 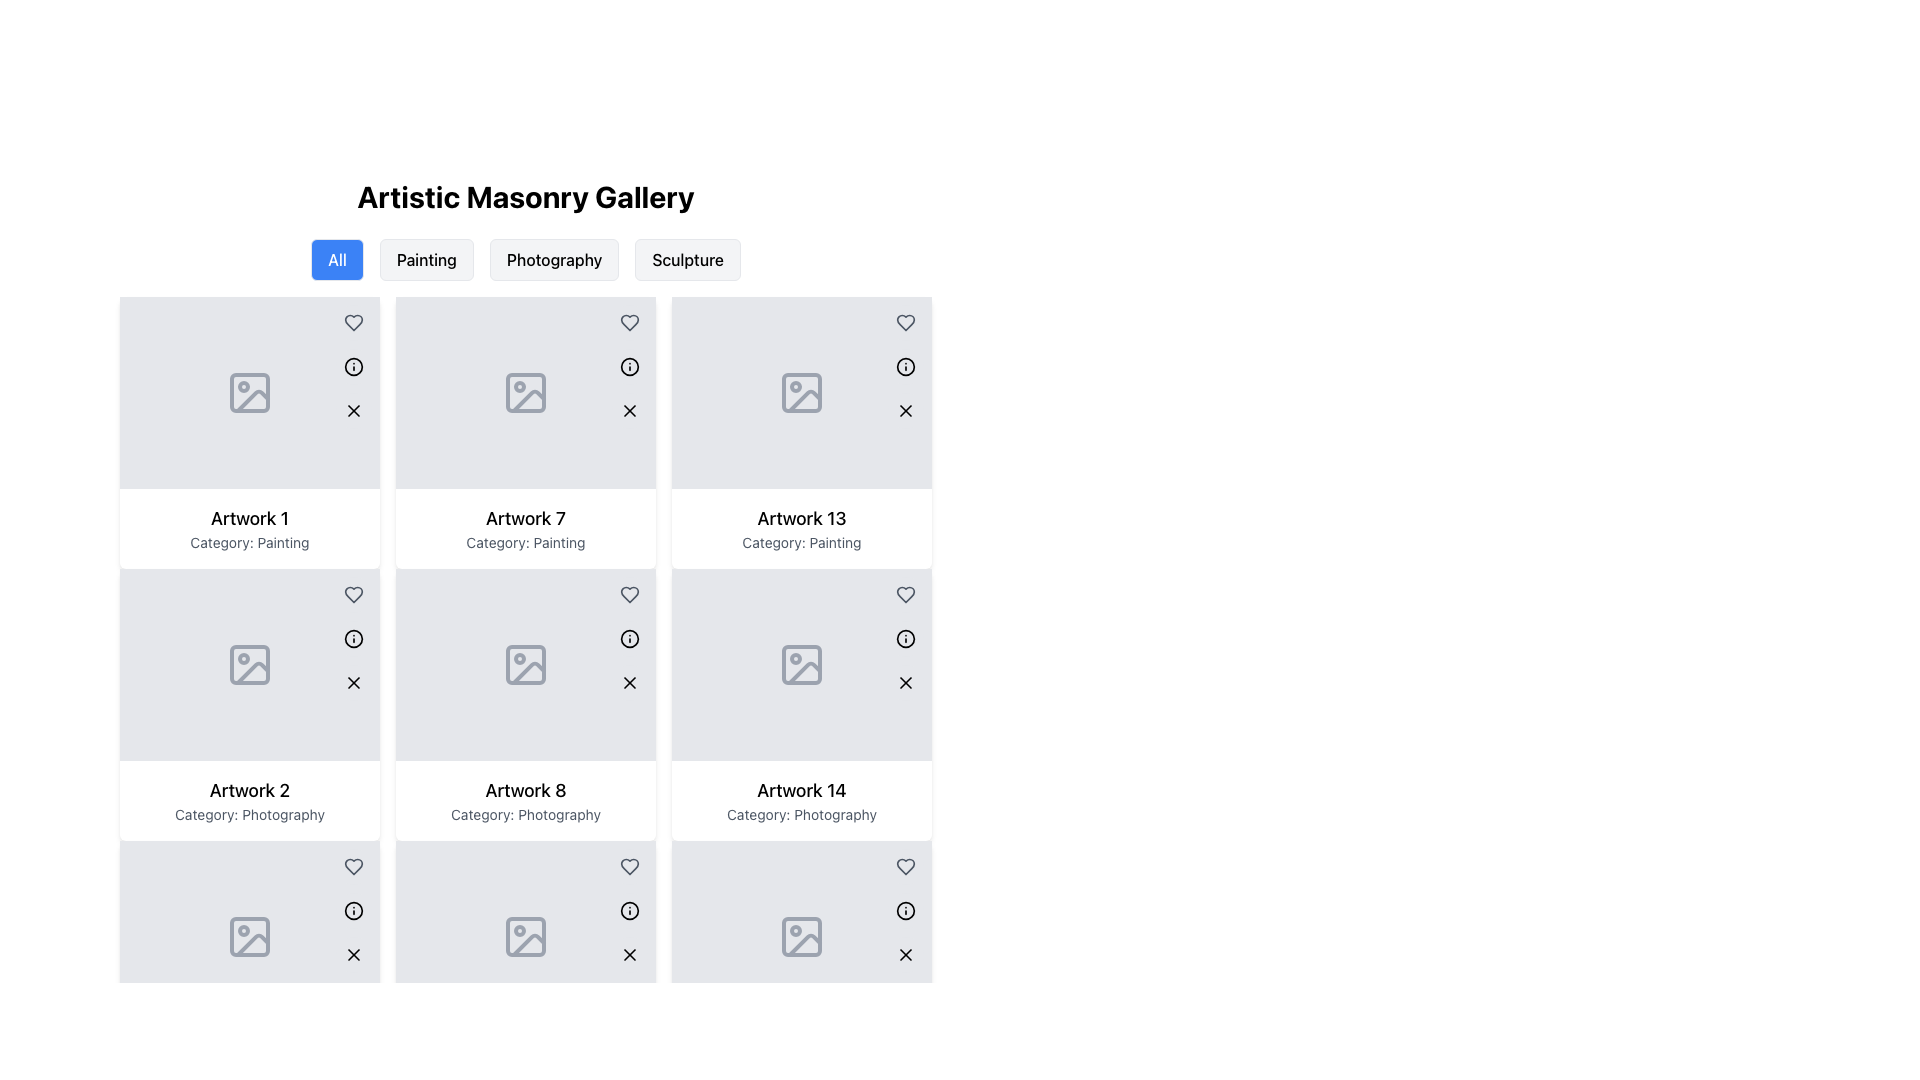 I want to click on the minimalistic 'X' icon in the bottom-right corner of the card labeled 'Artwork 14, Category: Photography', so click(x=905, y=954).